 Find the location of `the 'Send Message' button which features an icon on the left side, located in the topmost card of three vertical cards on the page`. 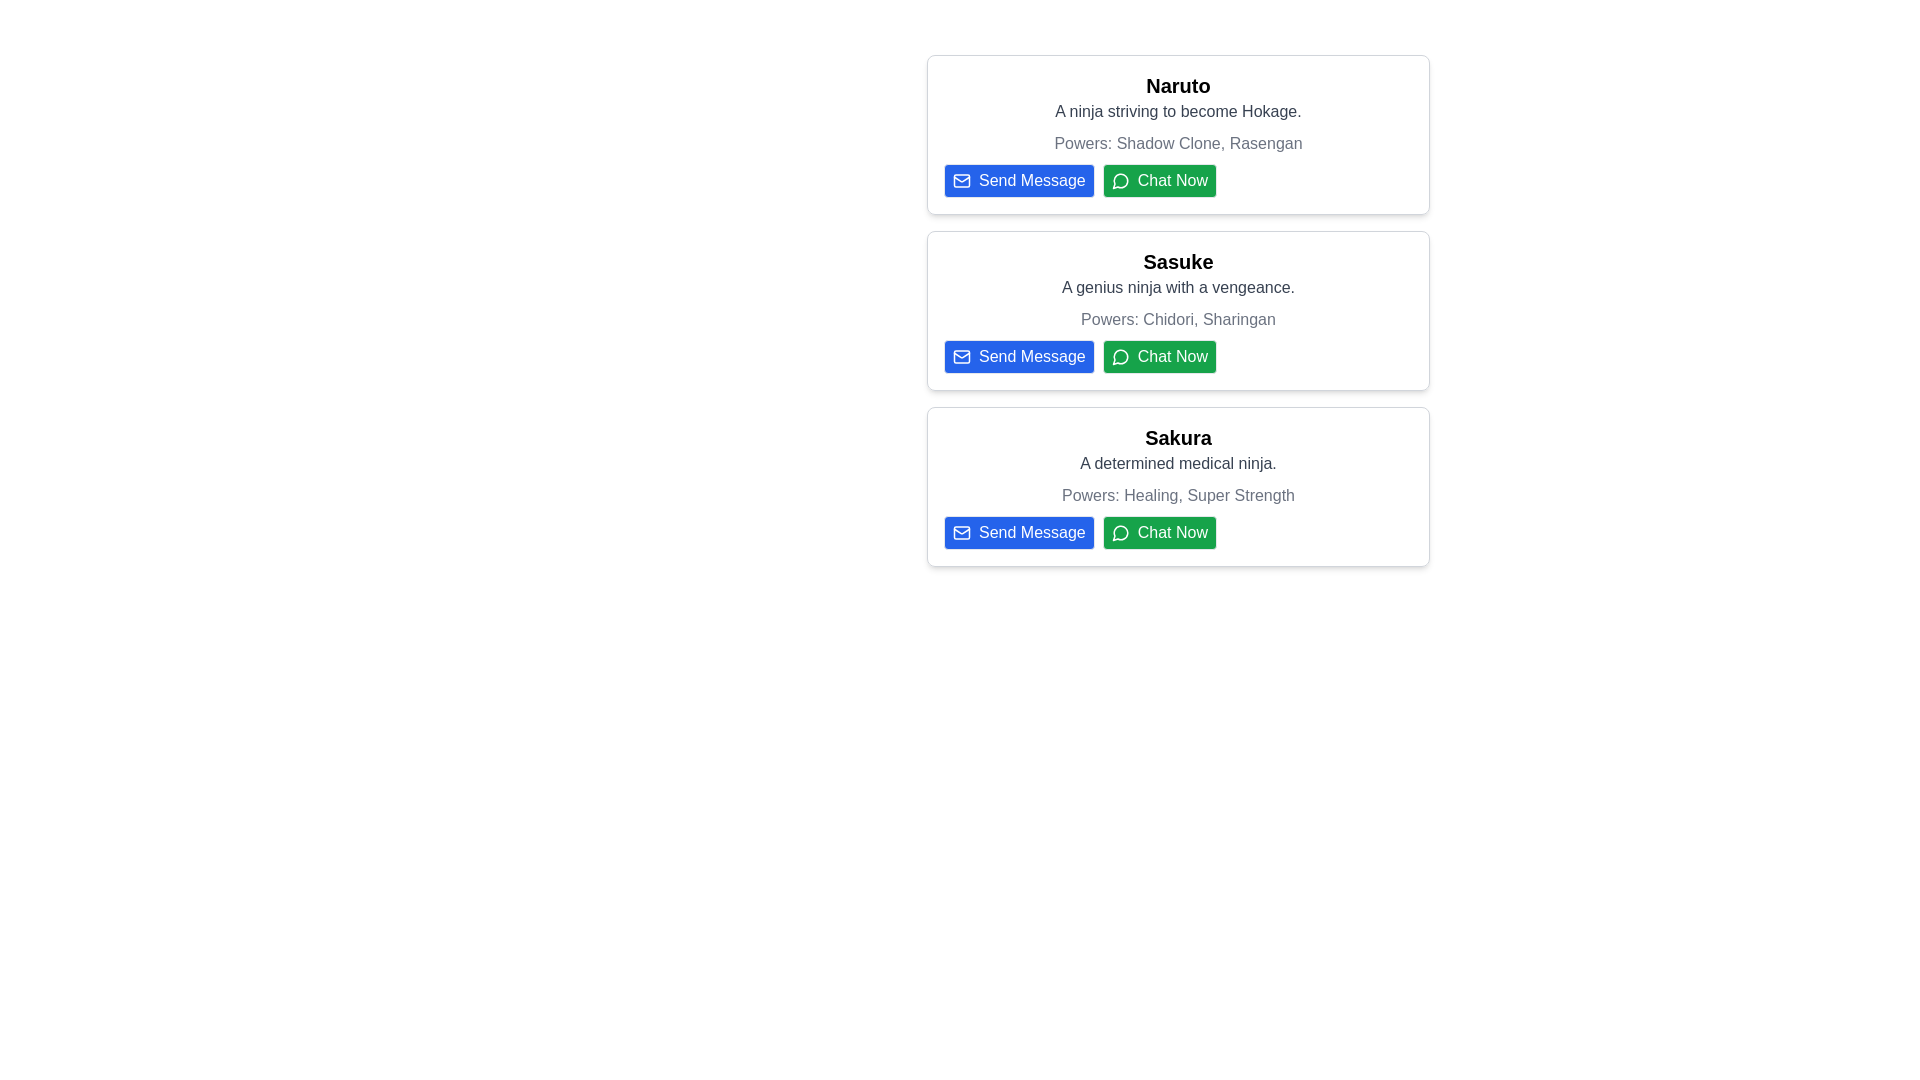

the 'Send Message' button which features an icon on the left side, located in the topmost card of three vertical cards on the page is located at coordinates (961, 181).